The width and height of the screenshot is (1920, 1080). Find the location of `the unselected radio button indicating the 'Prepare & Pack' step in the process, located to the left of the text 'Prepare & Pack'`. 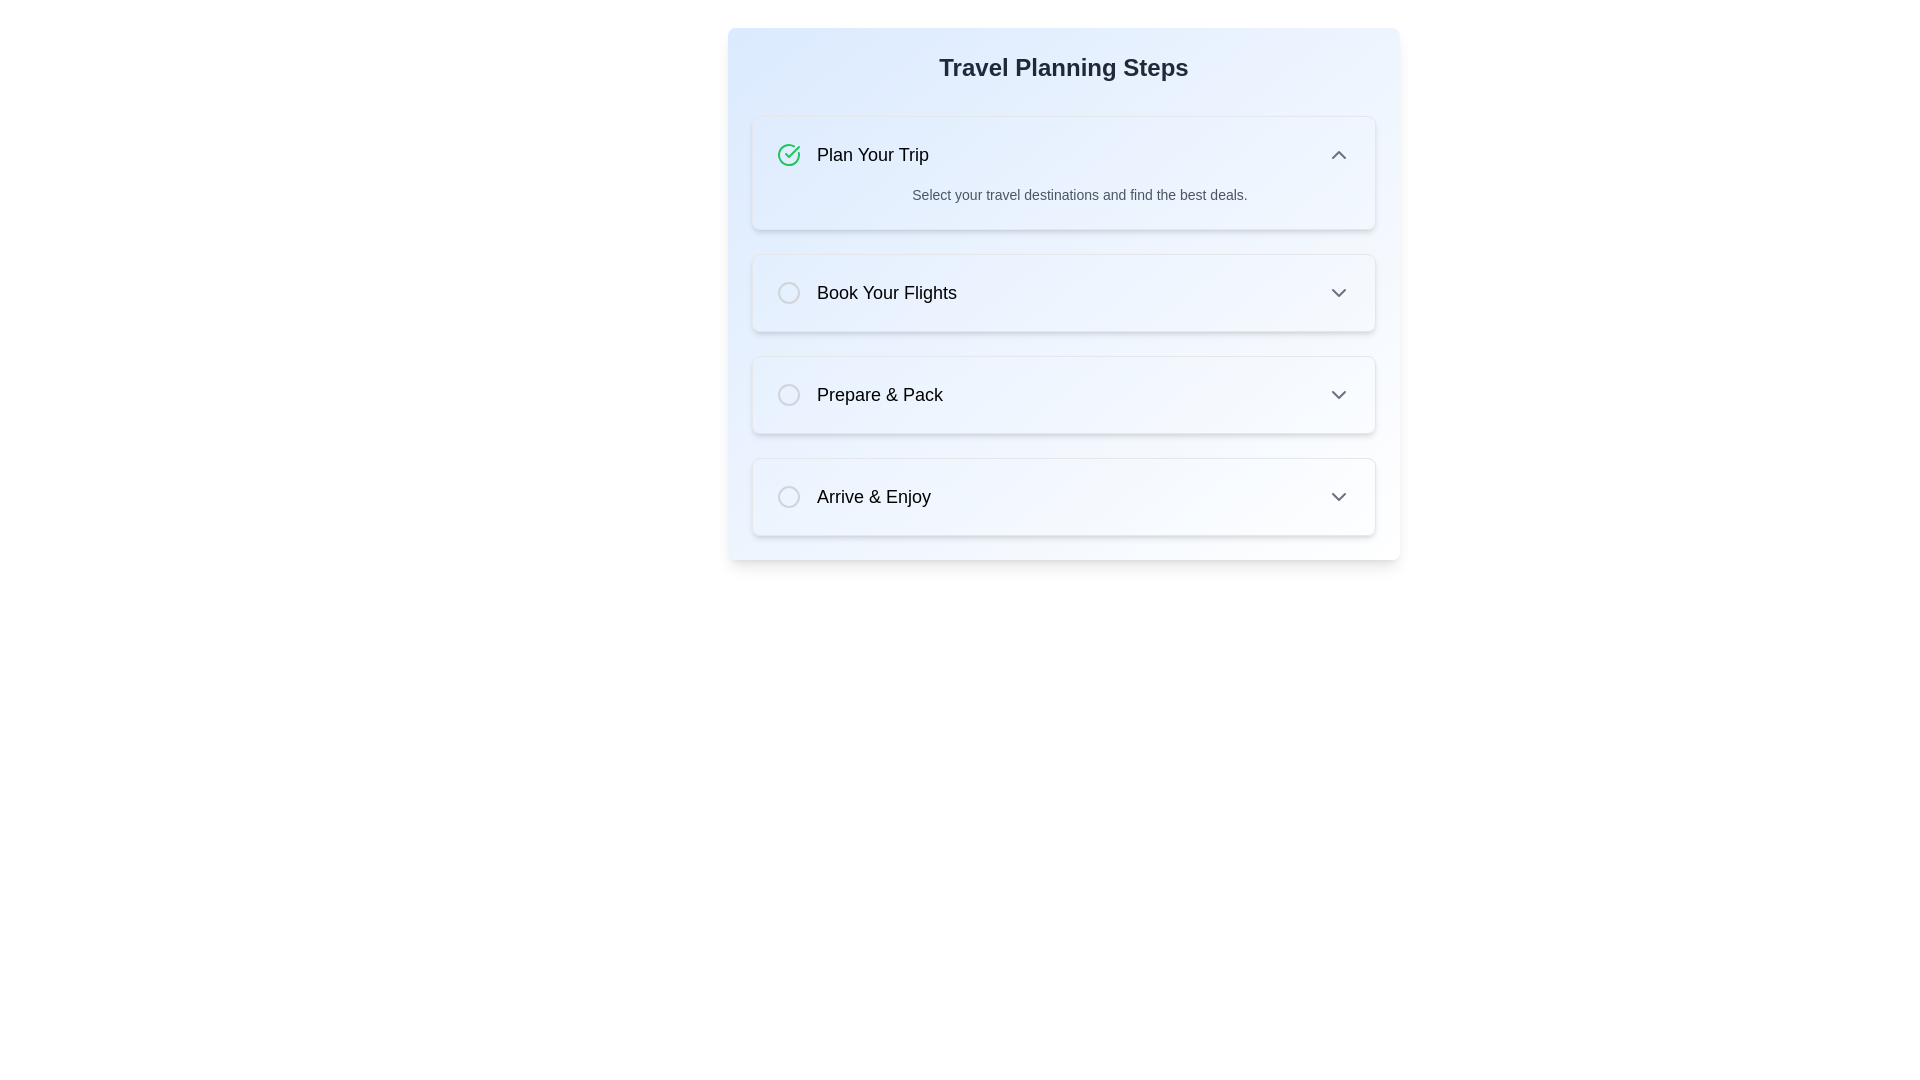

the unselected radio button indicating the 'Prepare & Pack' step in the process, located to the left of the text 'Prepare & Pack' is located at coordinates (787, 394).